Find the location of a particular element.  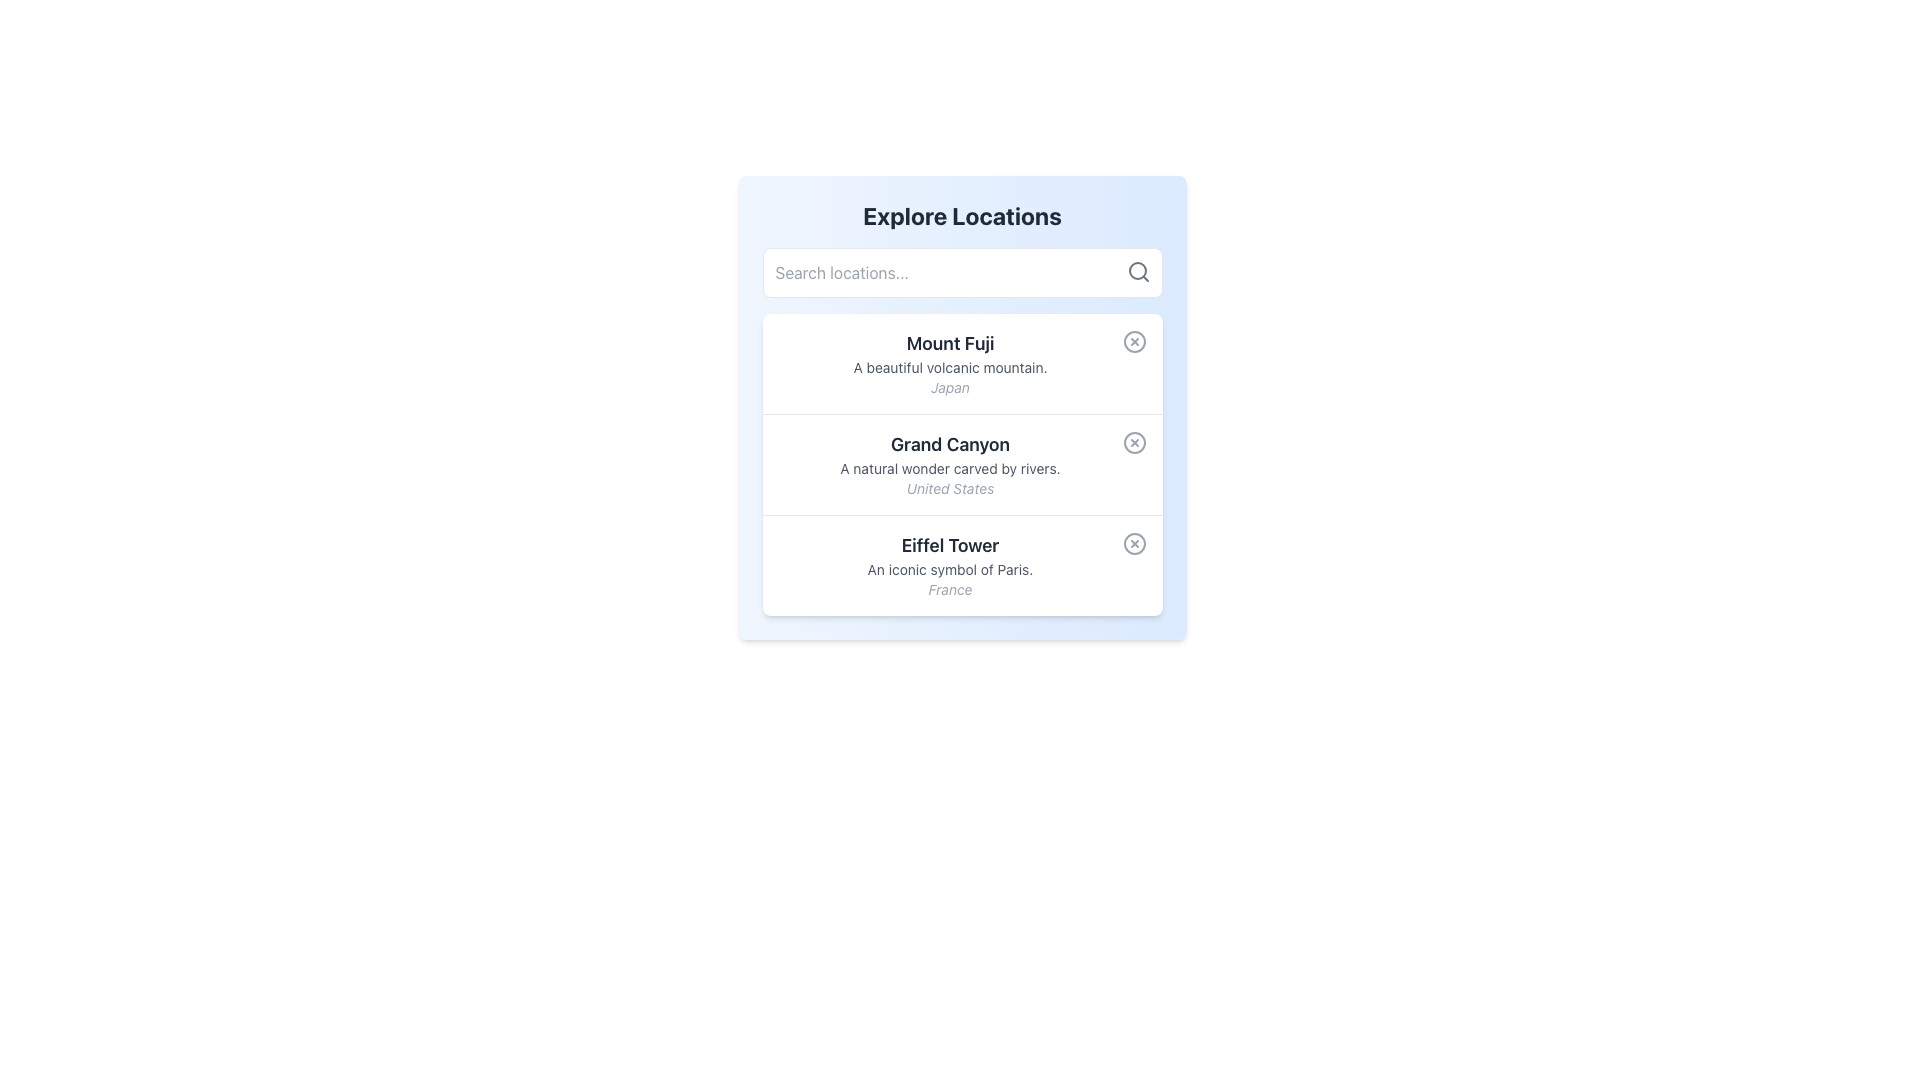

the circular 'Close' button located next to the 'Mount Fuji' item in the list is located at coordinates (1134, 341).